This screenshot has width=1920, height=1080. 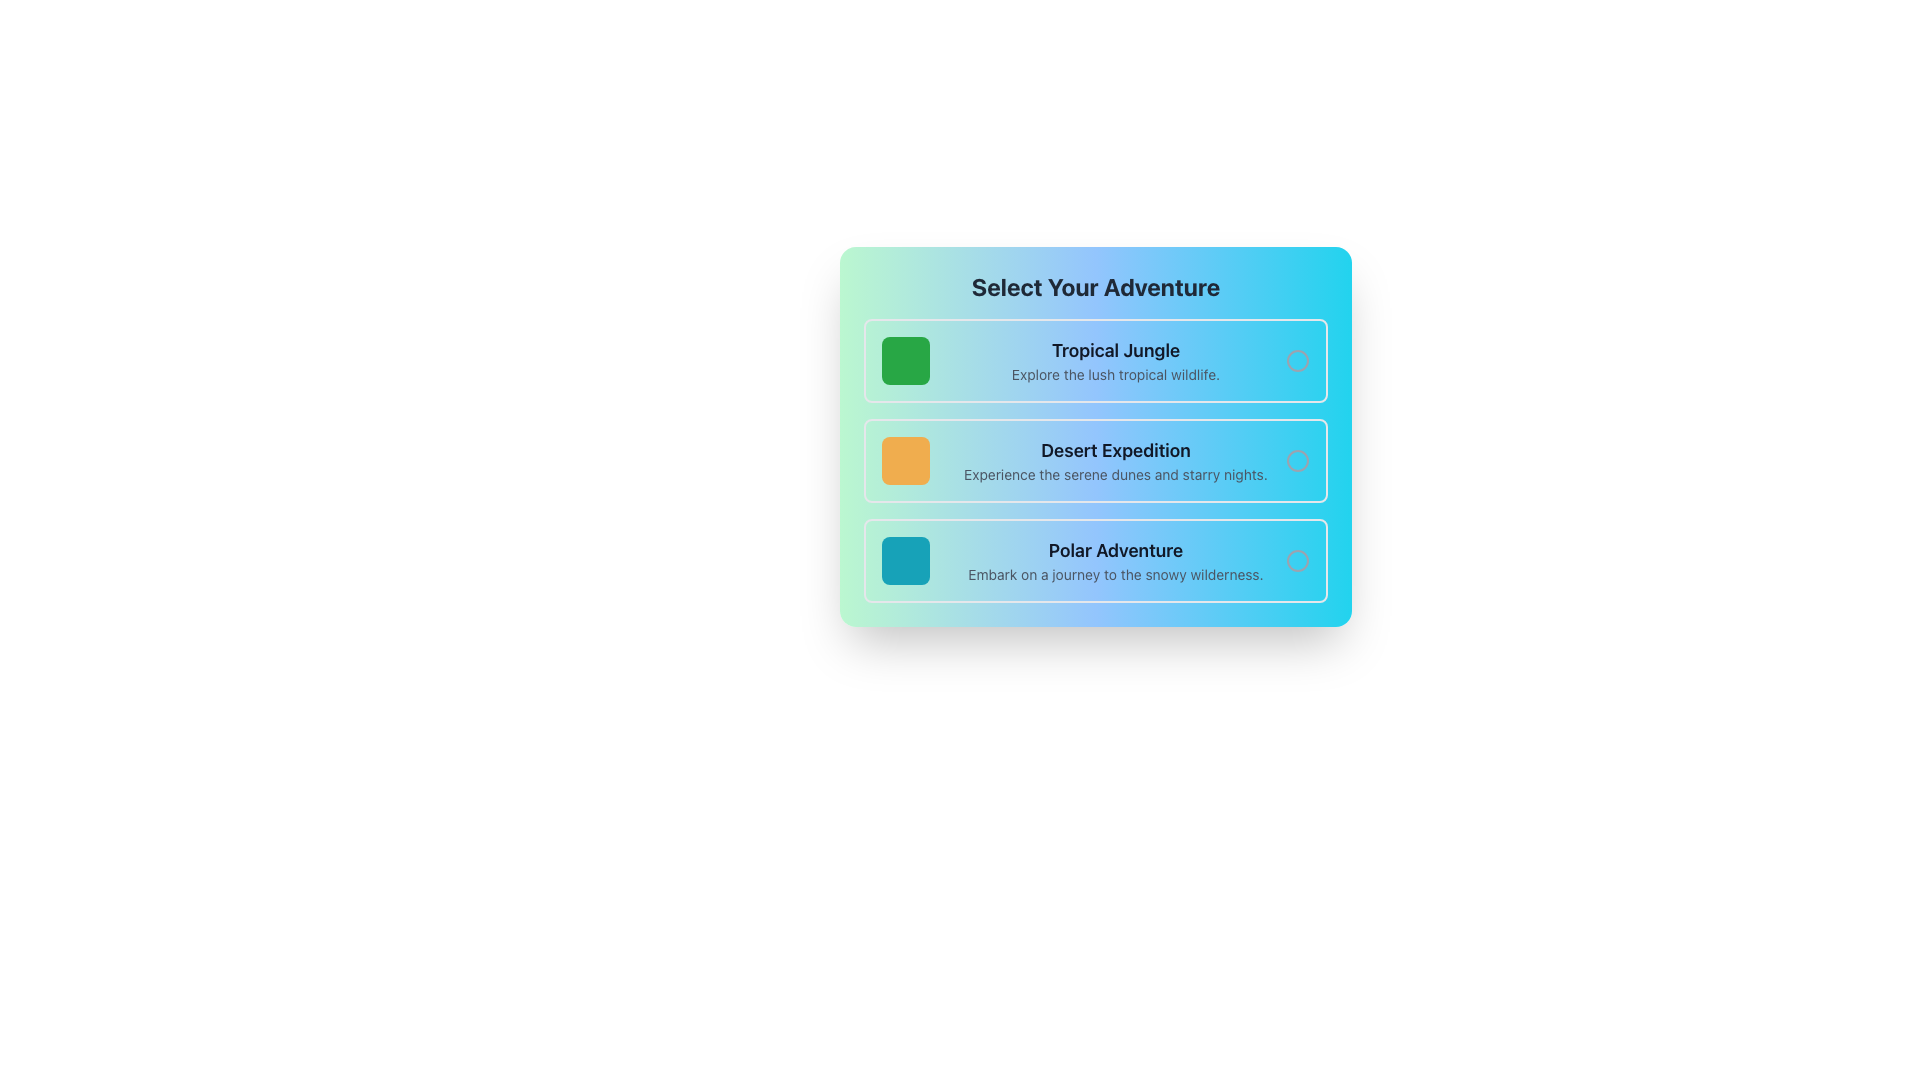 What do you see at coordinates (905, 461) in the screenshot?
I see `the orange-yellow square area with rounded corners located to the left of the 'Desert Expedition' entry in the vertically stacked list` at bounding box center [905, 461].